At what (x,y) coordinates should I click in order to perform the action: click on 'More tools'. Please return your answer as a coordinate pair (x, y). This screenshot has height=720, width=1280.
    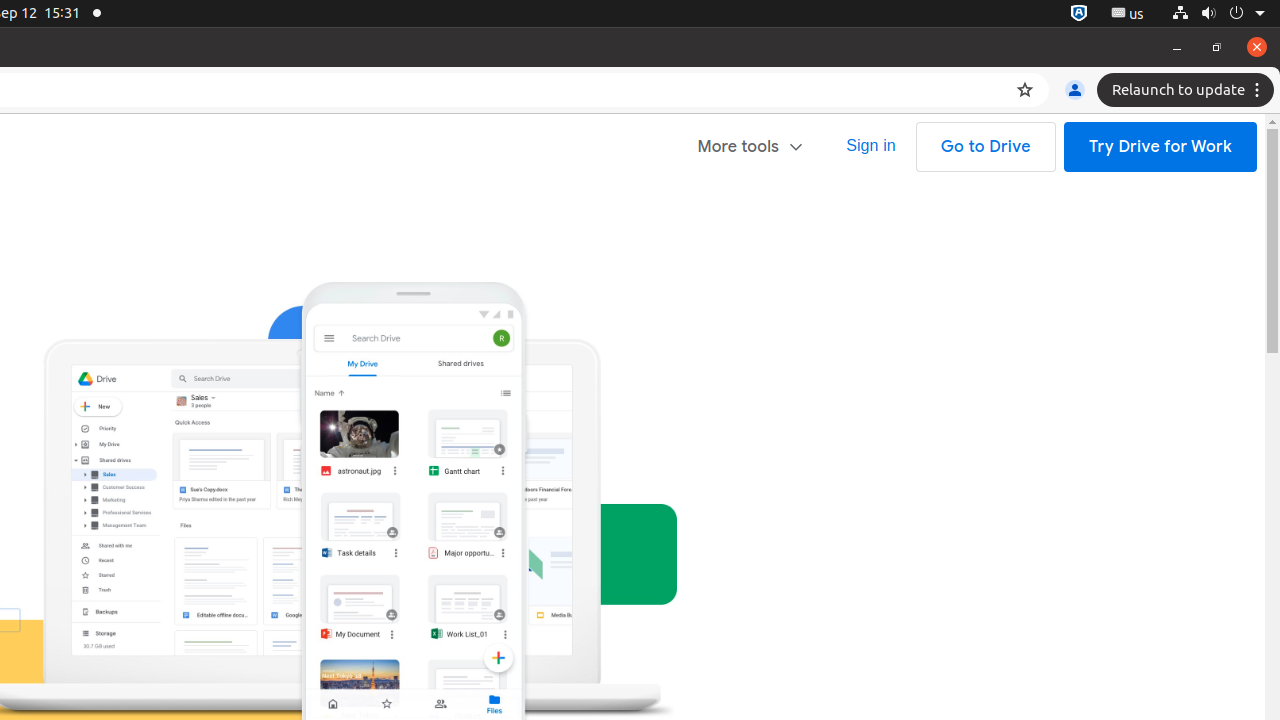
    Looking at the image, I should click on (750, 145).